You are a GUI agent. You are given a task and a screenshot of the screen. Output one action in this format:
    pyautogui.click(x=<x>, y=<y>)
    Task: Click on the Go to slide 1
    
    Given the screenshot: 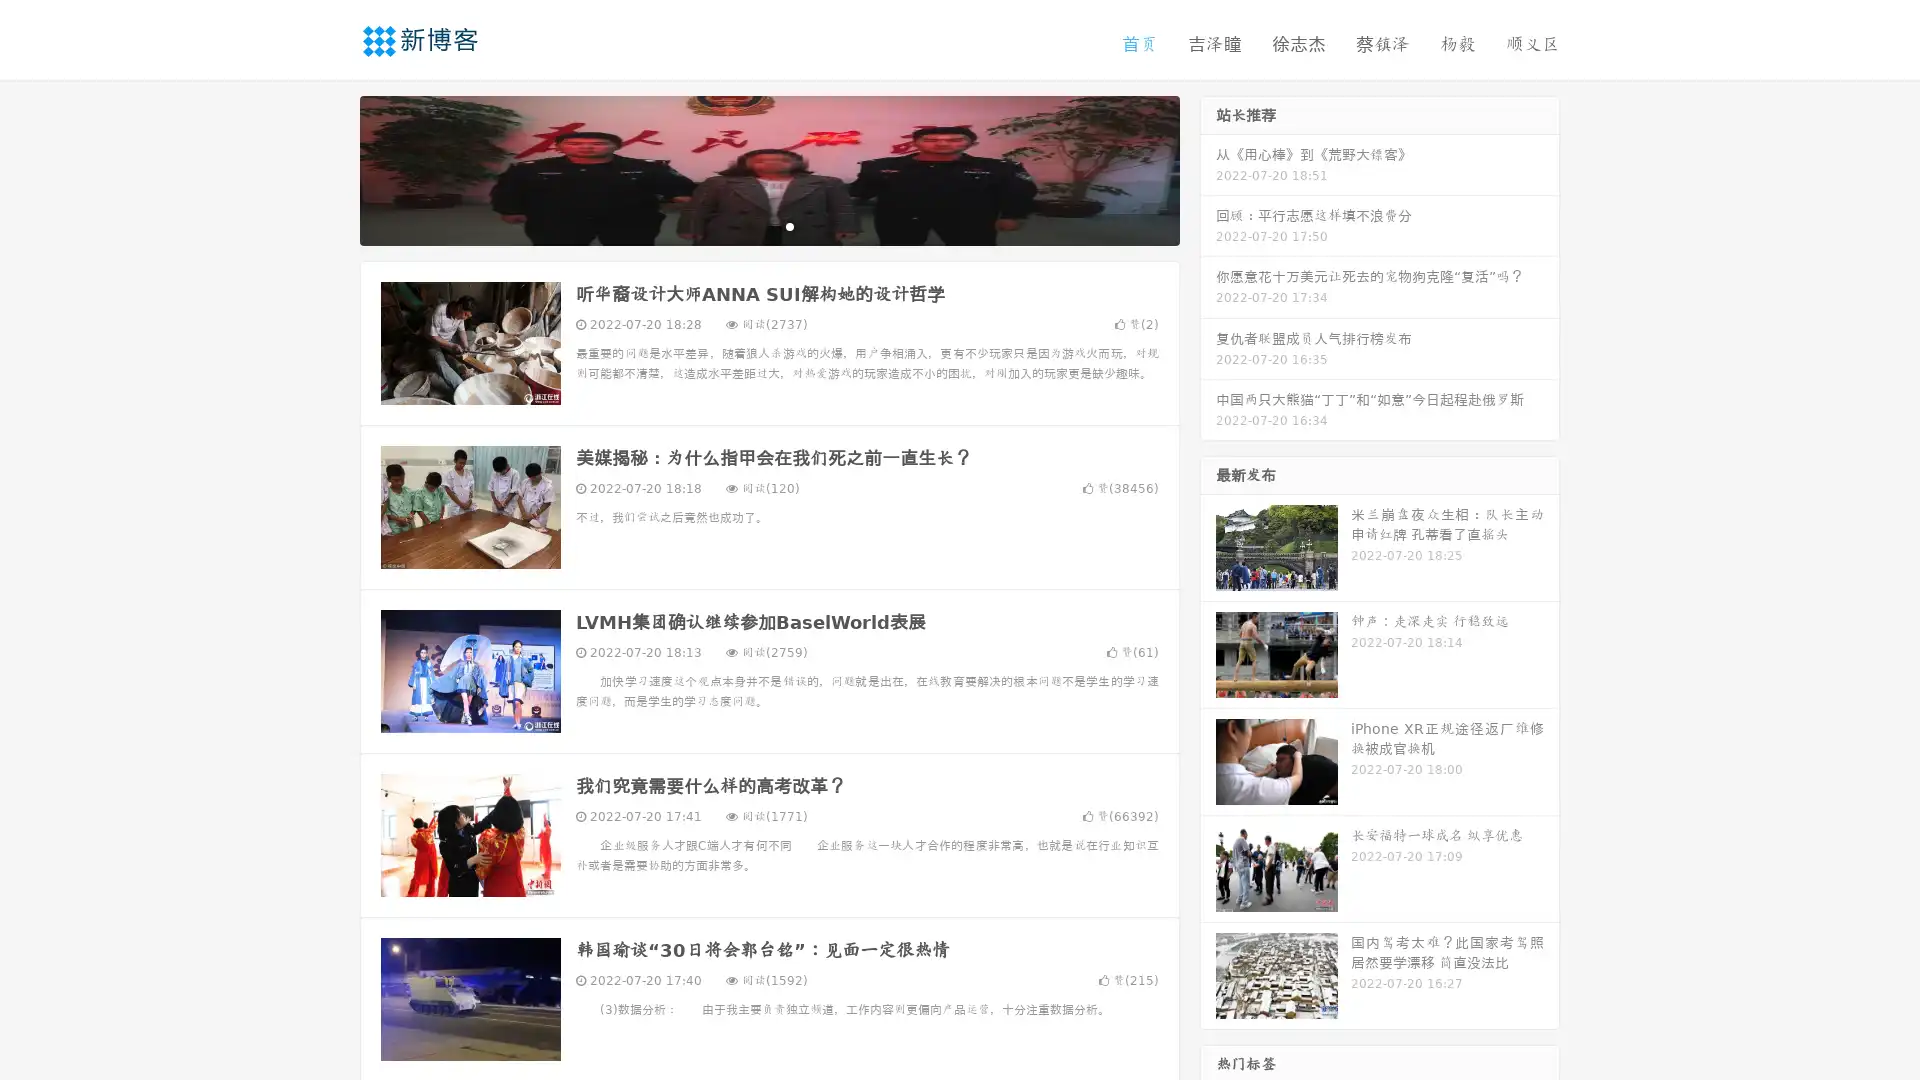 What is the action you would take?
    pyautogui.click(x=748, y=225)
    